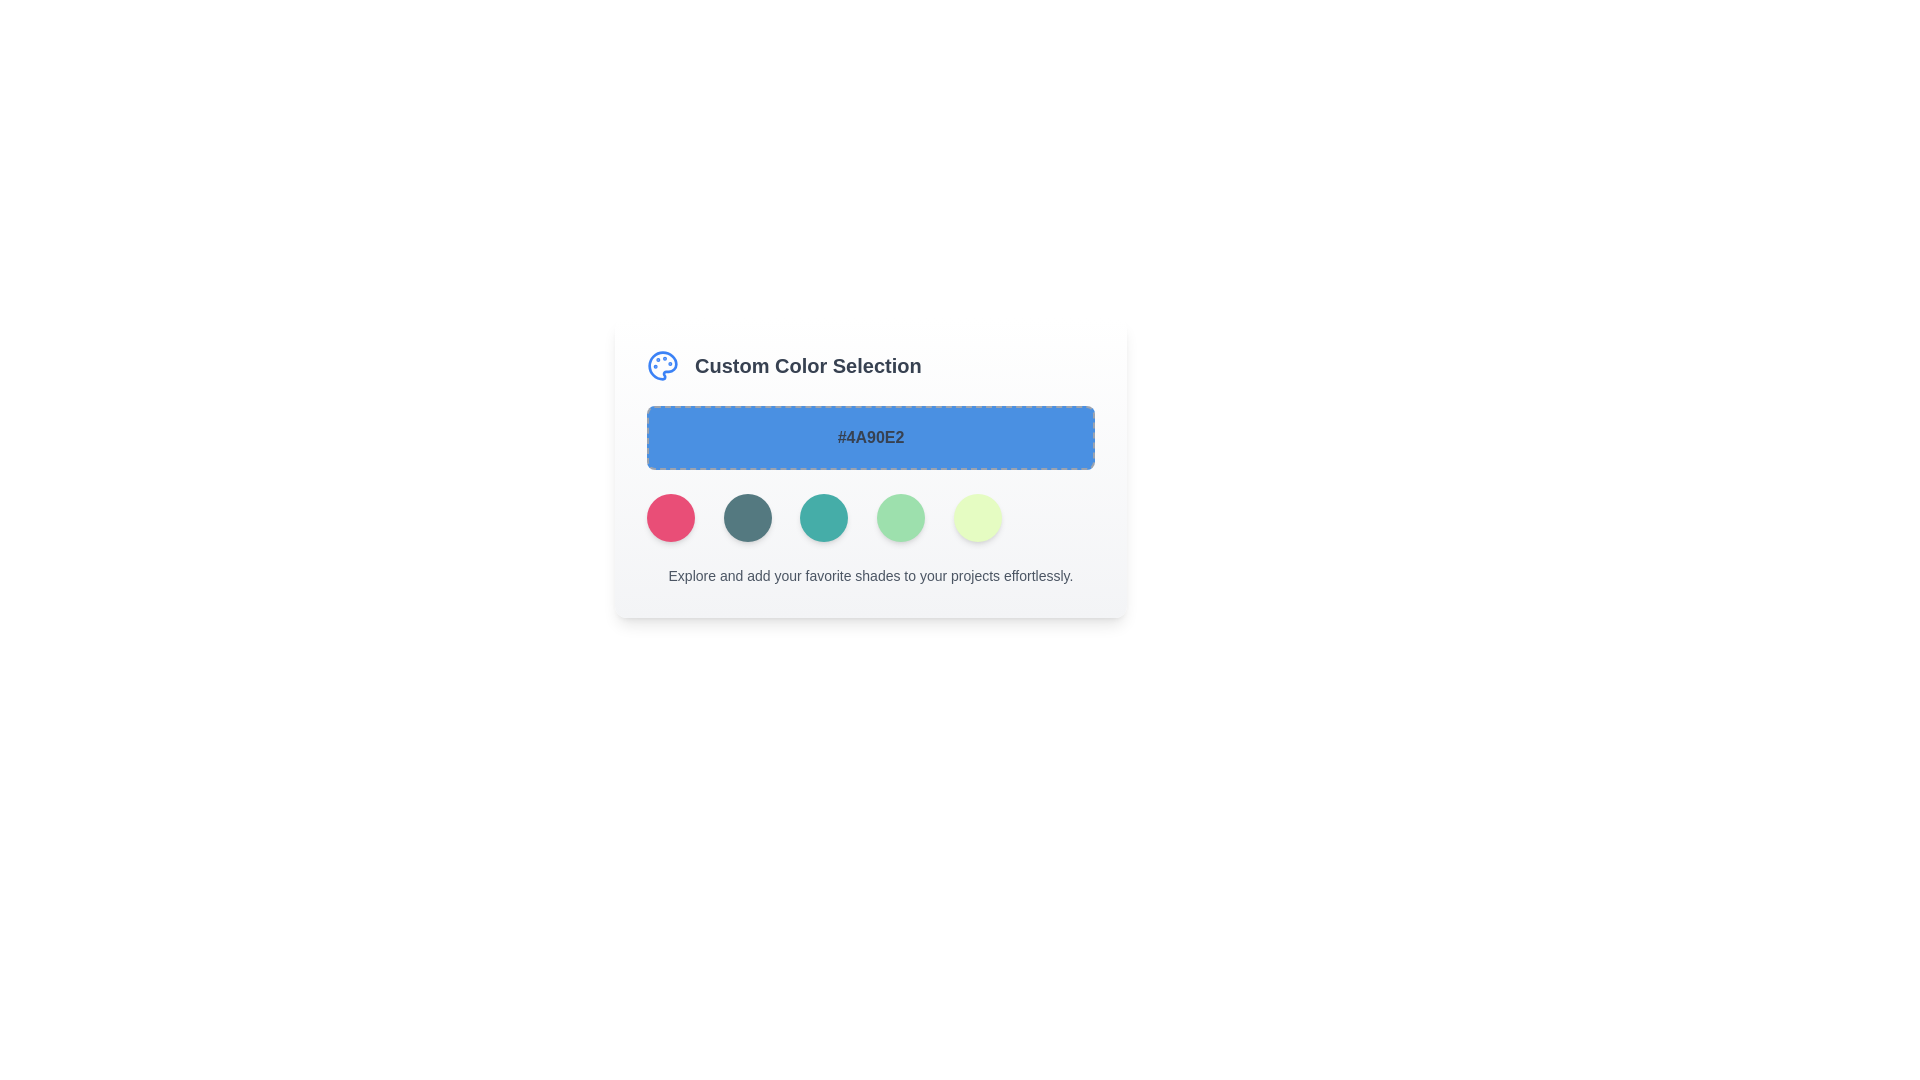 This screenshot has width=1920, height=1080. What do you see at coordinates (662, 366) in the screenshot?
I see `the decorative icon for the color selection feature located in the upper left section of the 'Custom Color Selection' card, adjacent to the text label` at bounding box center [662, 366].